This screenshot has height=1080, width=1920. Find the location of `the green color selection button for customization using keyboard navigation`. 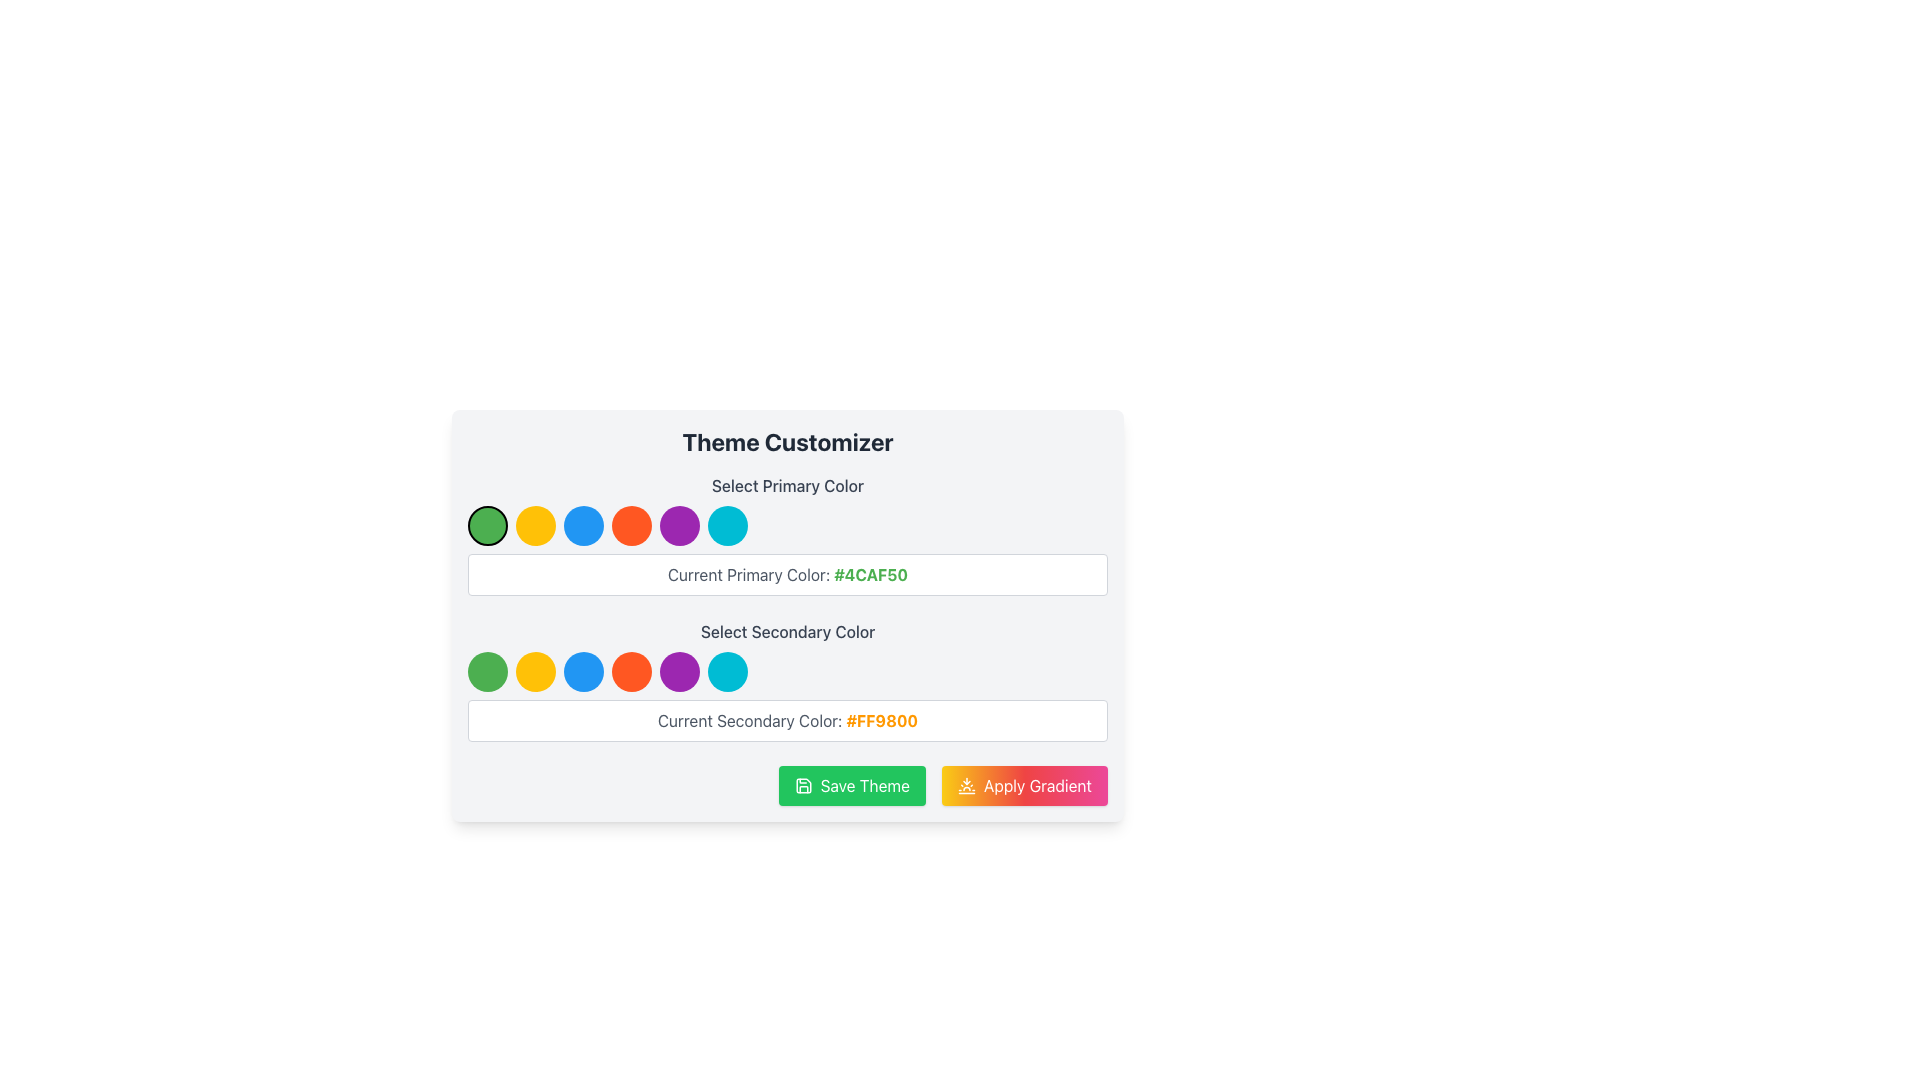

the green color selection button for customization using keyboard navigation is located at coordinates (488, 524).